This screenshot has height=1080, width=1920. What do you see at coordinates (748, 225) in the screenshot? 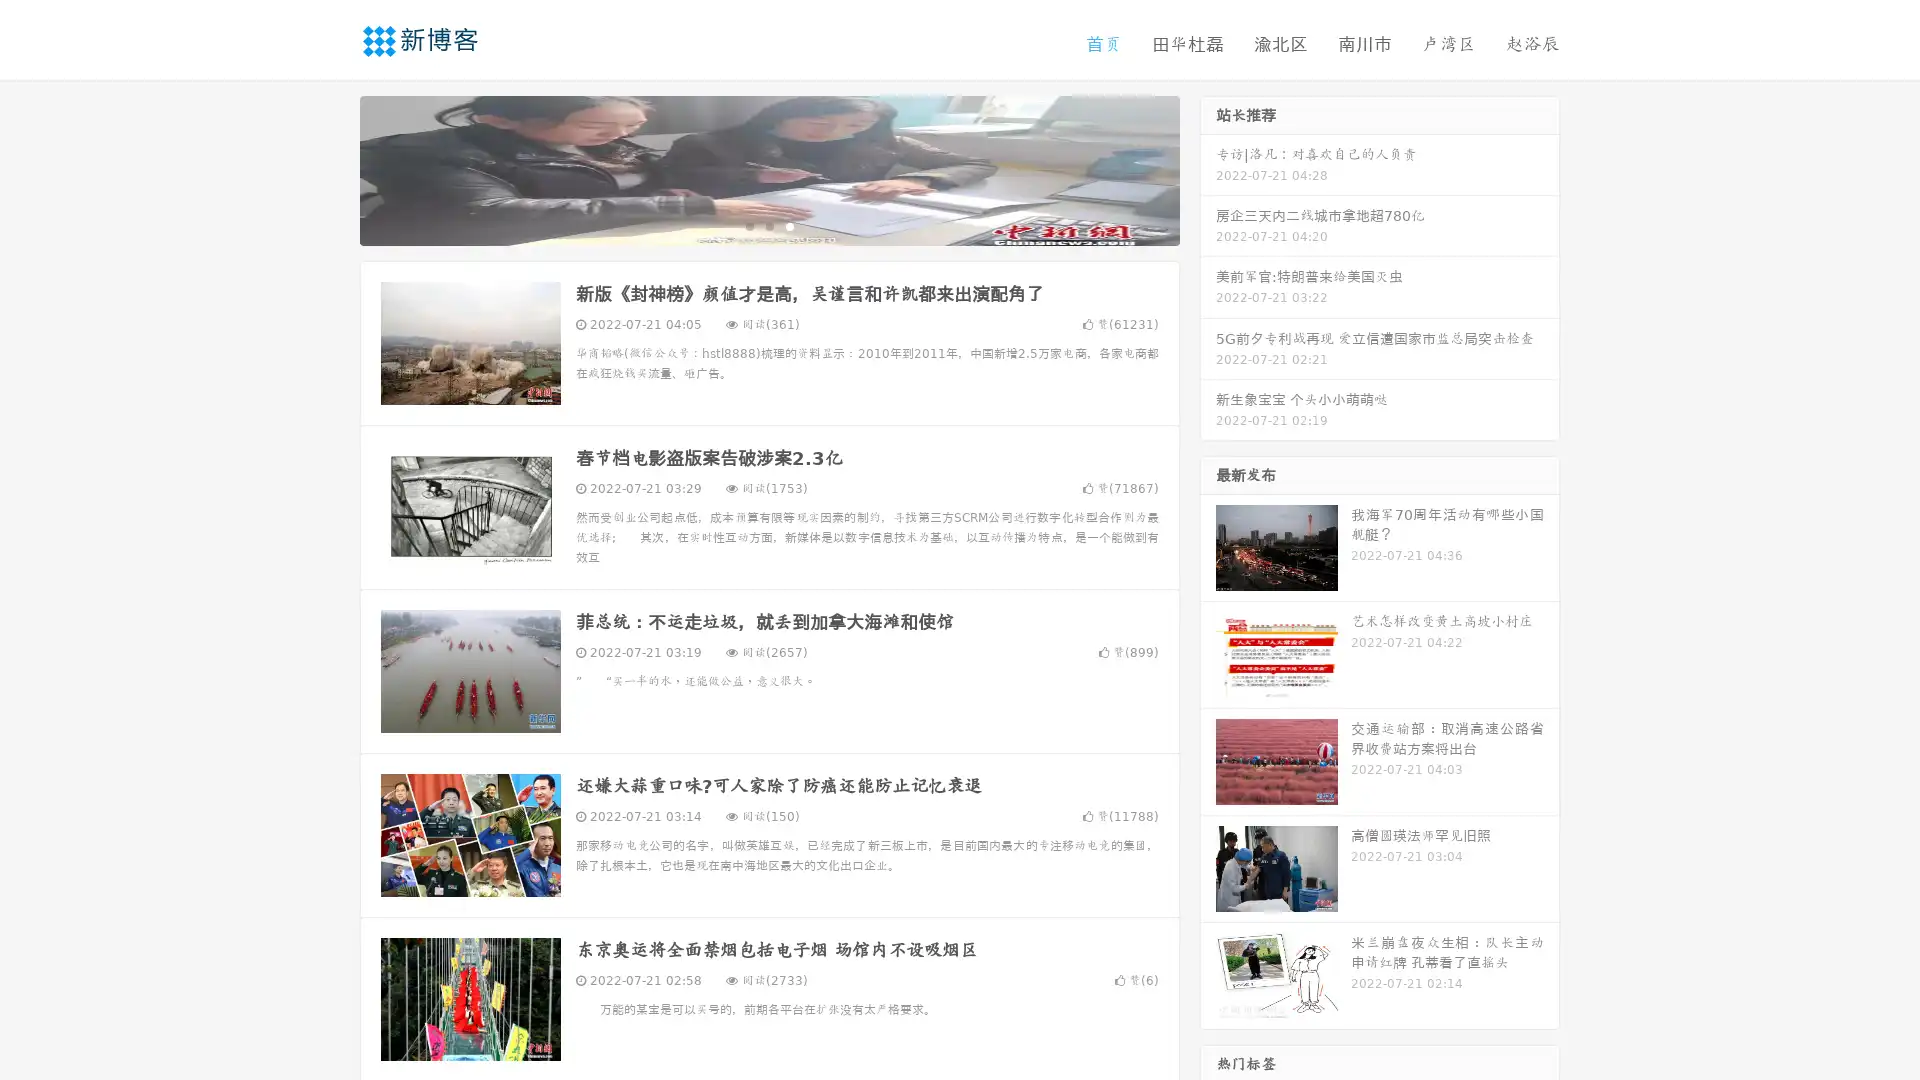
I see `Go to slide 1` at bounding box center [748, 225].